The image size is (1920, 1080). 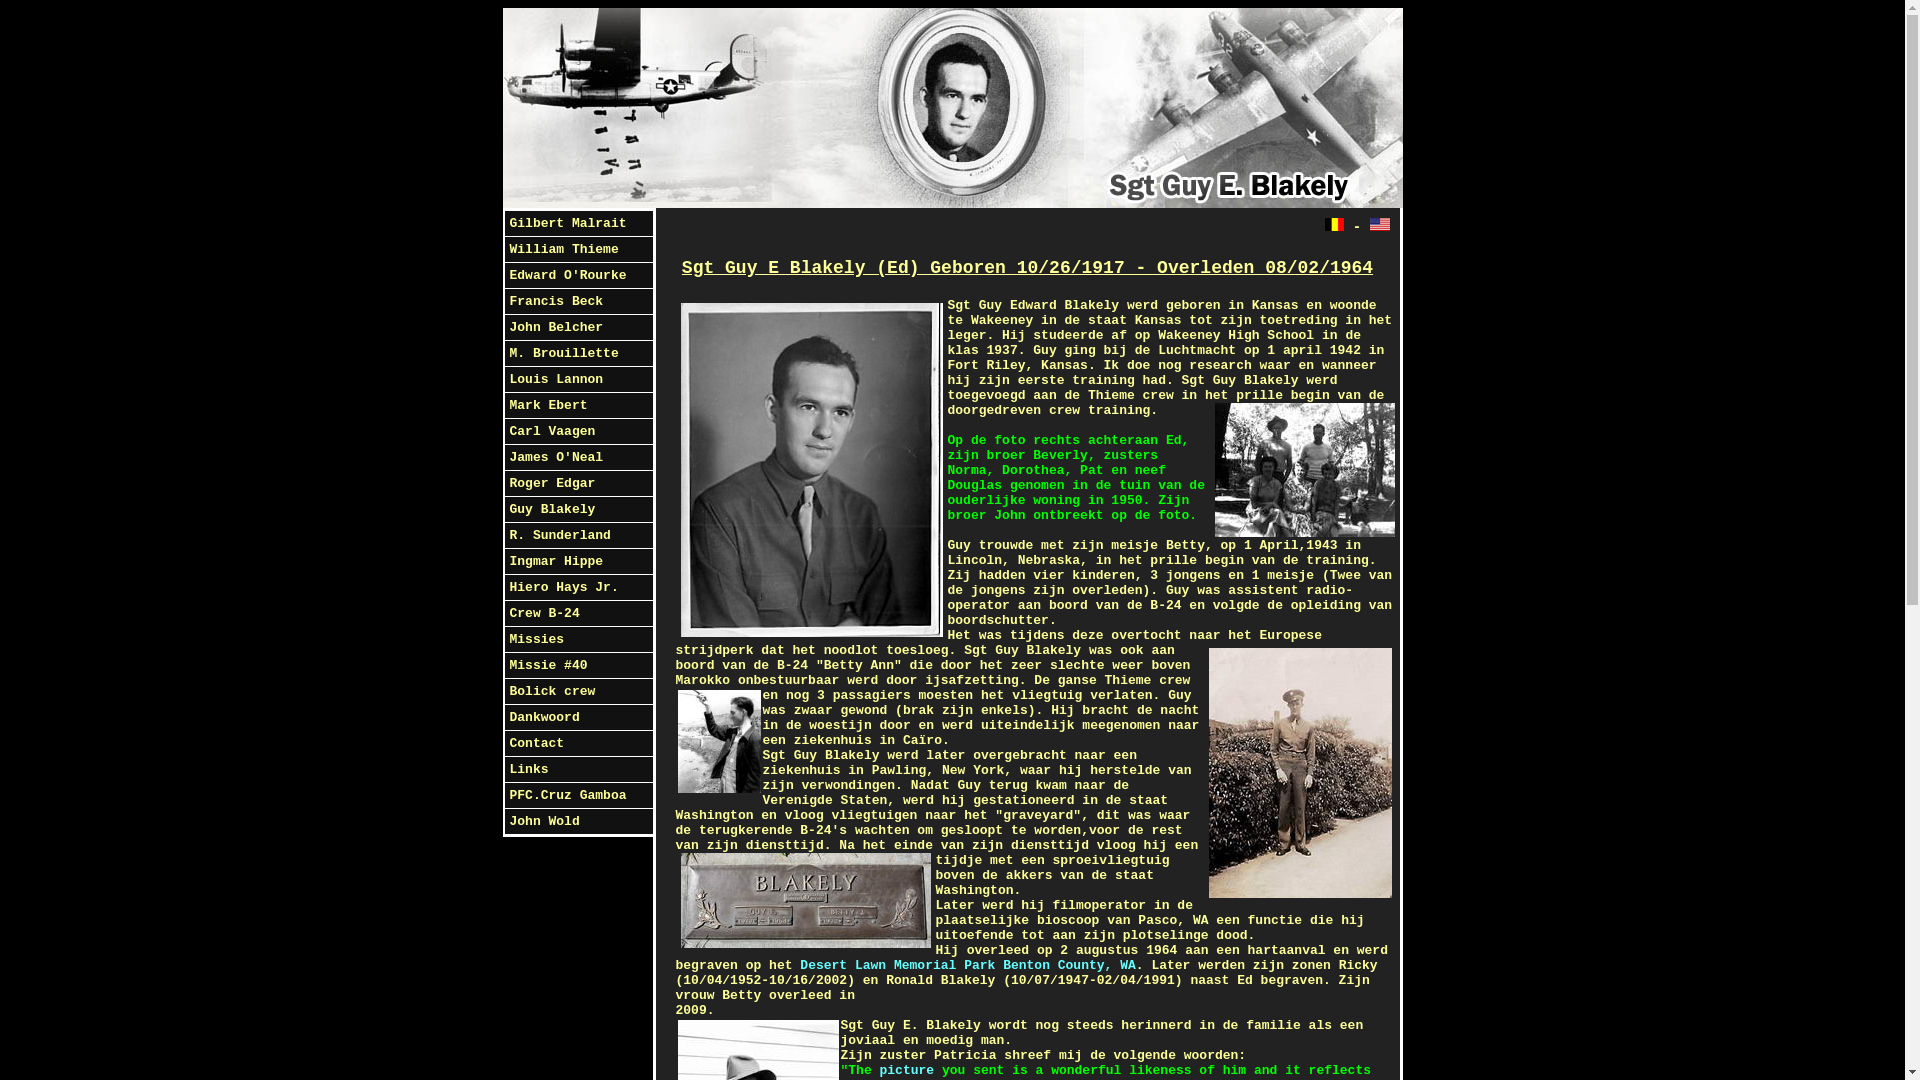 What do you see at coordinates (906, 1069) in the screenshot?
I see `'picture'` at bounding box center [906, 1069].